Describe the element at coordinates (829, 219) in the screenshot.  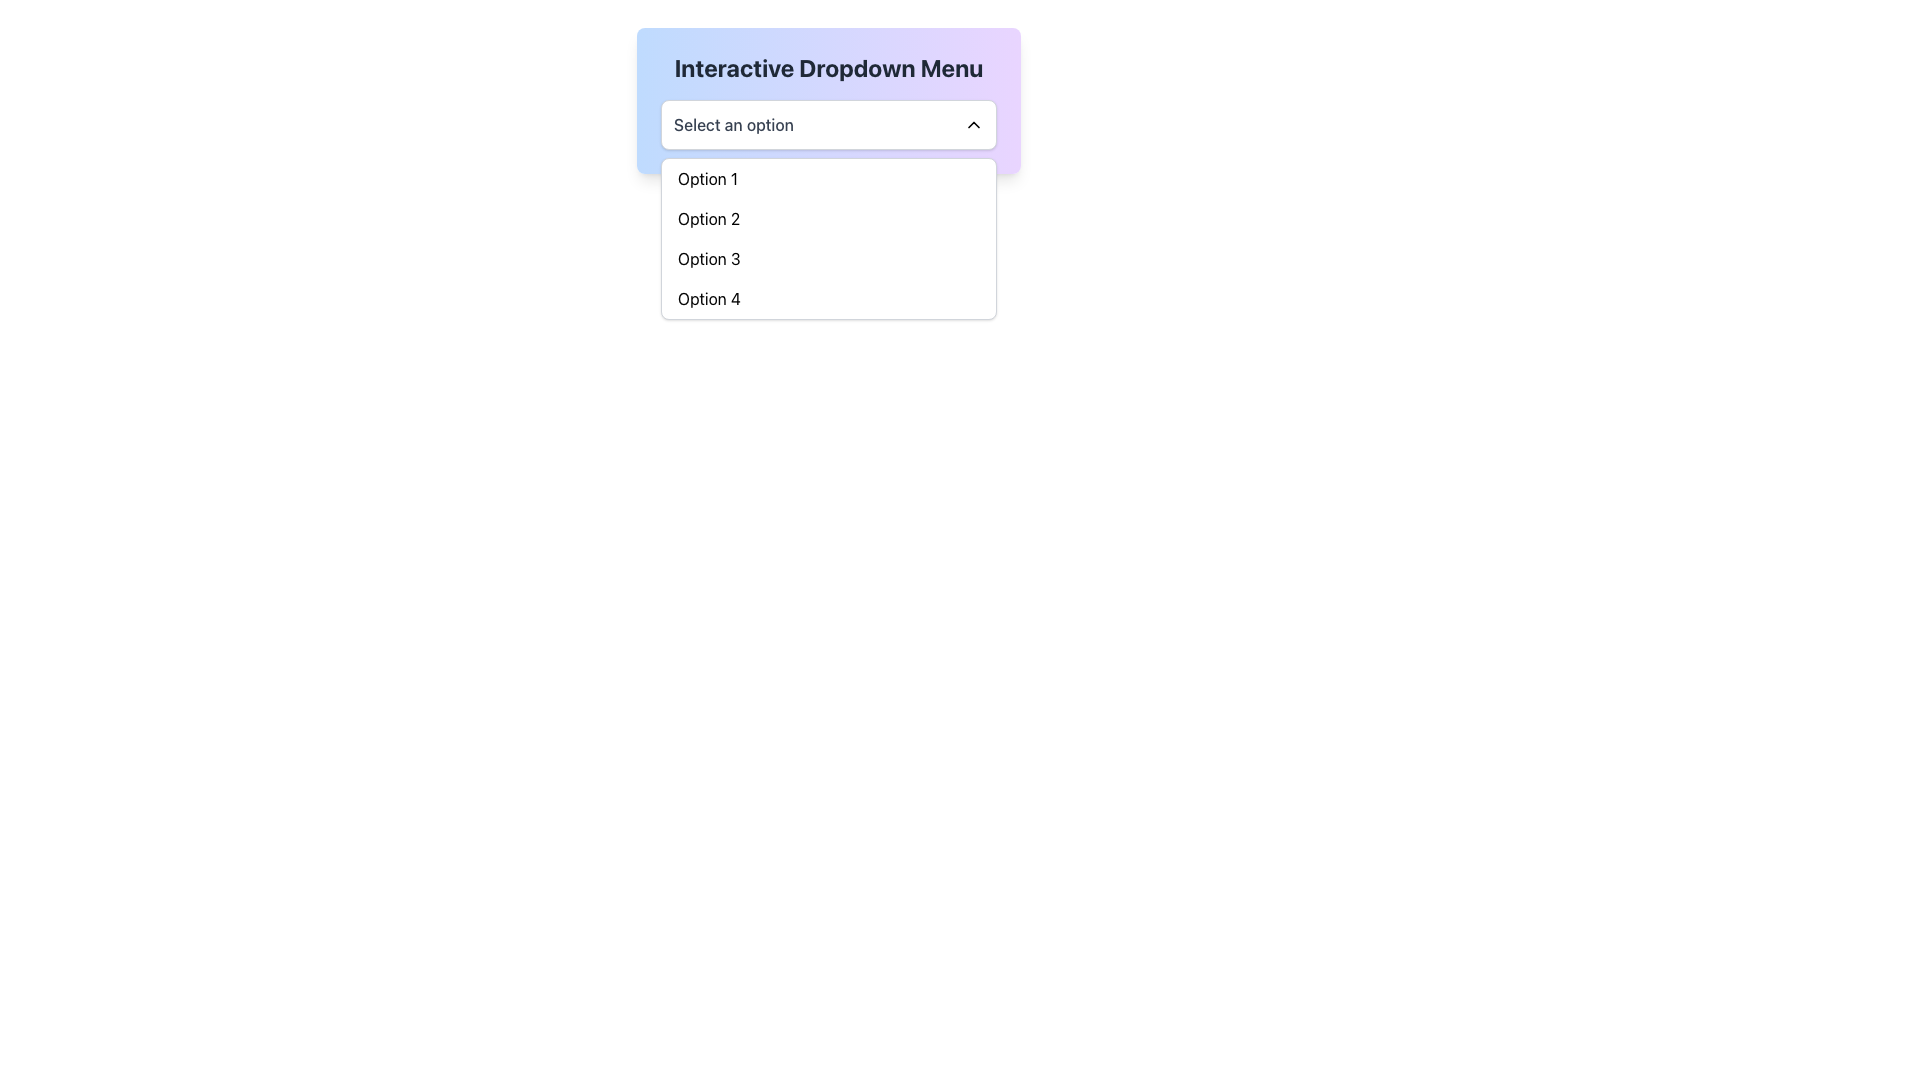
I see `the second selectable option in the dropdown menu` at that location.